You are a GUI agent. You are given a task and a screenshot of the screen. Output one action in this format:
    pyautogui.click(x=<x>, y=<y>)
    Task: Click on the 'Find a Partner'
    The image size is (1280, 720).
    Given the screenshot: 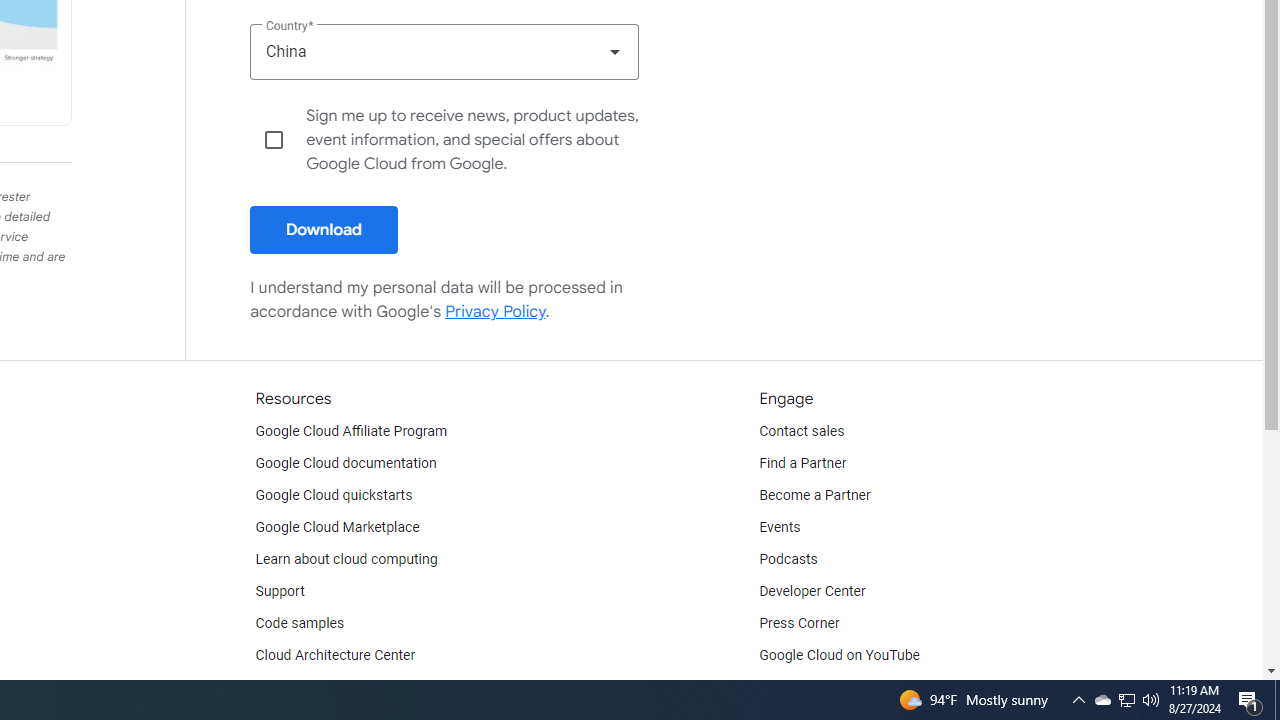 What is the action you would take?
    pyautogui.click(x=803, y=464)
    